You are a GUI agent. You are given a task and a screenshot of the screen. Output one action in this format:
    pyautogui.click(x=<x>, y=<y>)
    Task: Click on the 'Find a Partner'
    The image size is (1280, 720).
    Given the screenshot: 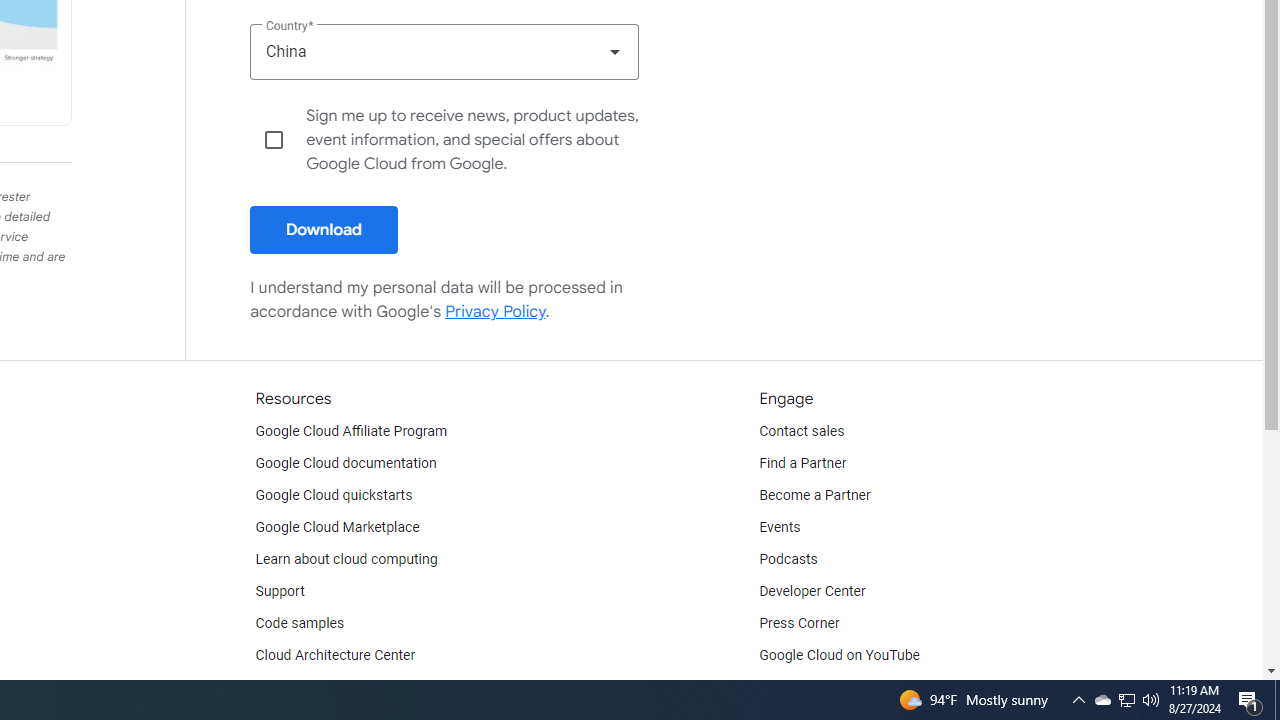 What is the action you would take?
    pyautogui.click(x=803, y=464)
    